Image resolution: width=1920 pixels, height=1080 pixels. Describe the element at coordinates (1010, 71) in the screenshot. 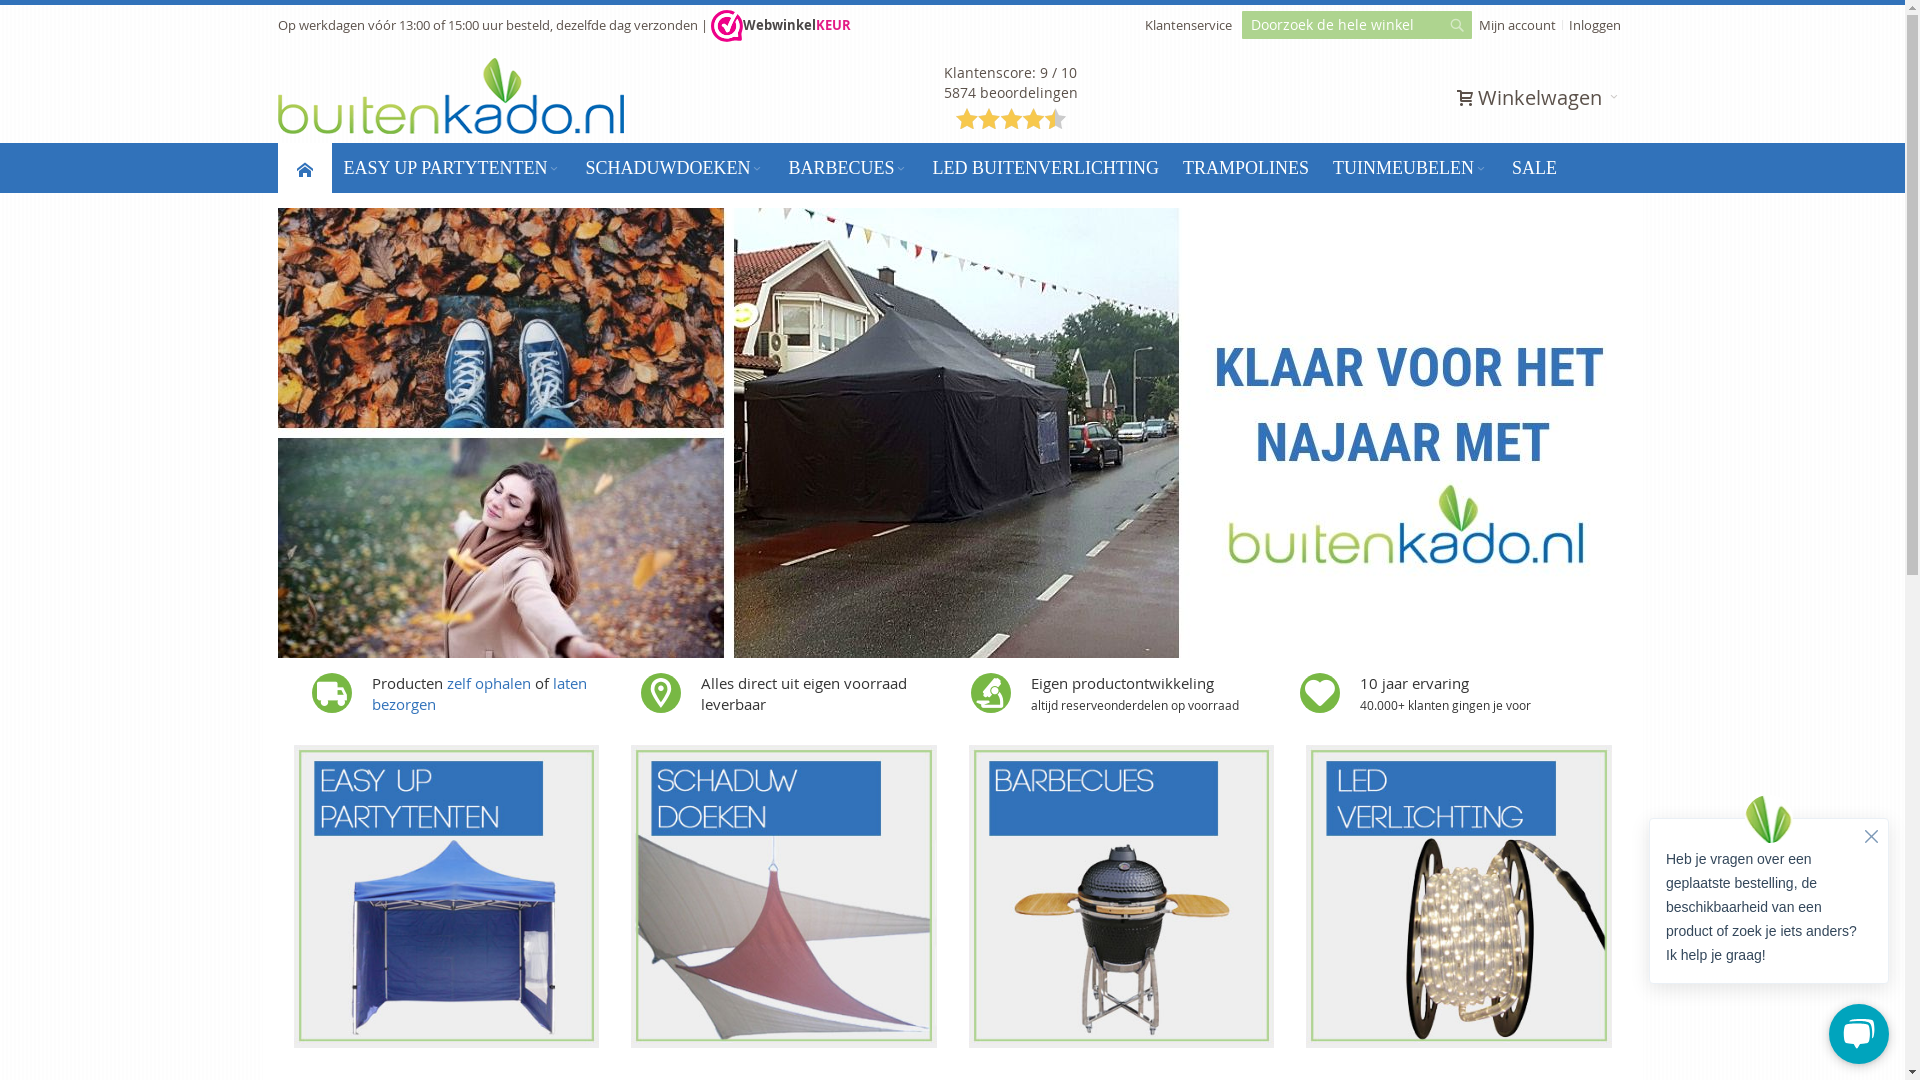

I see `'Klantenscore: 9 / 10'` at that location.